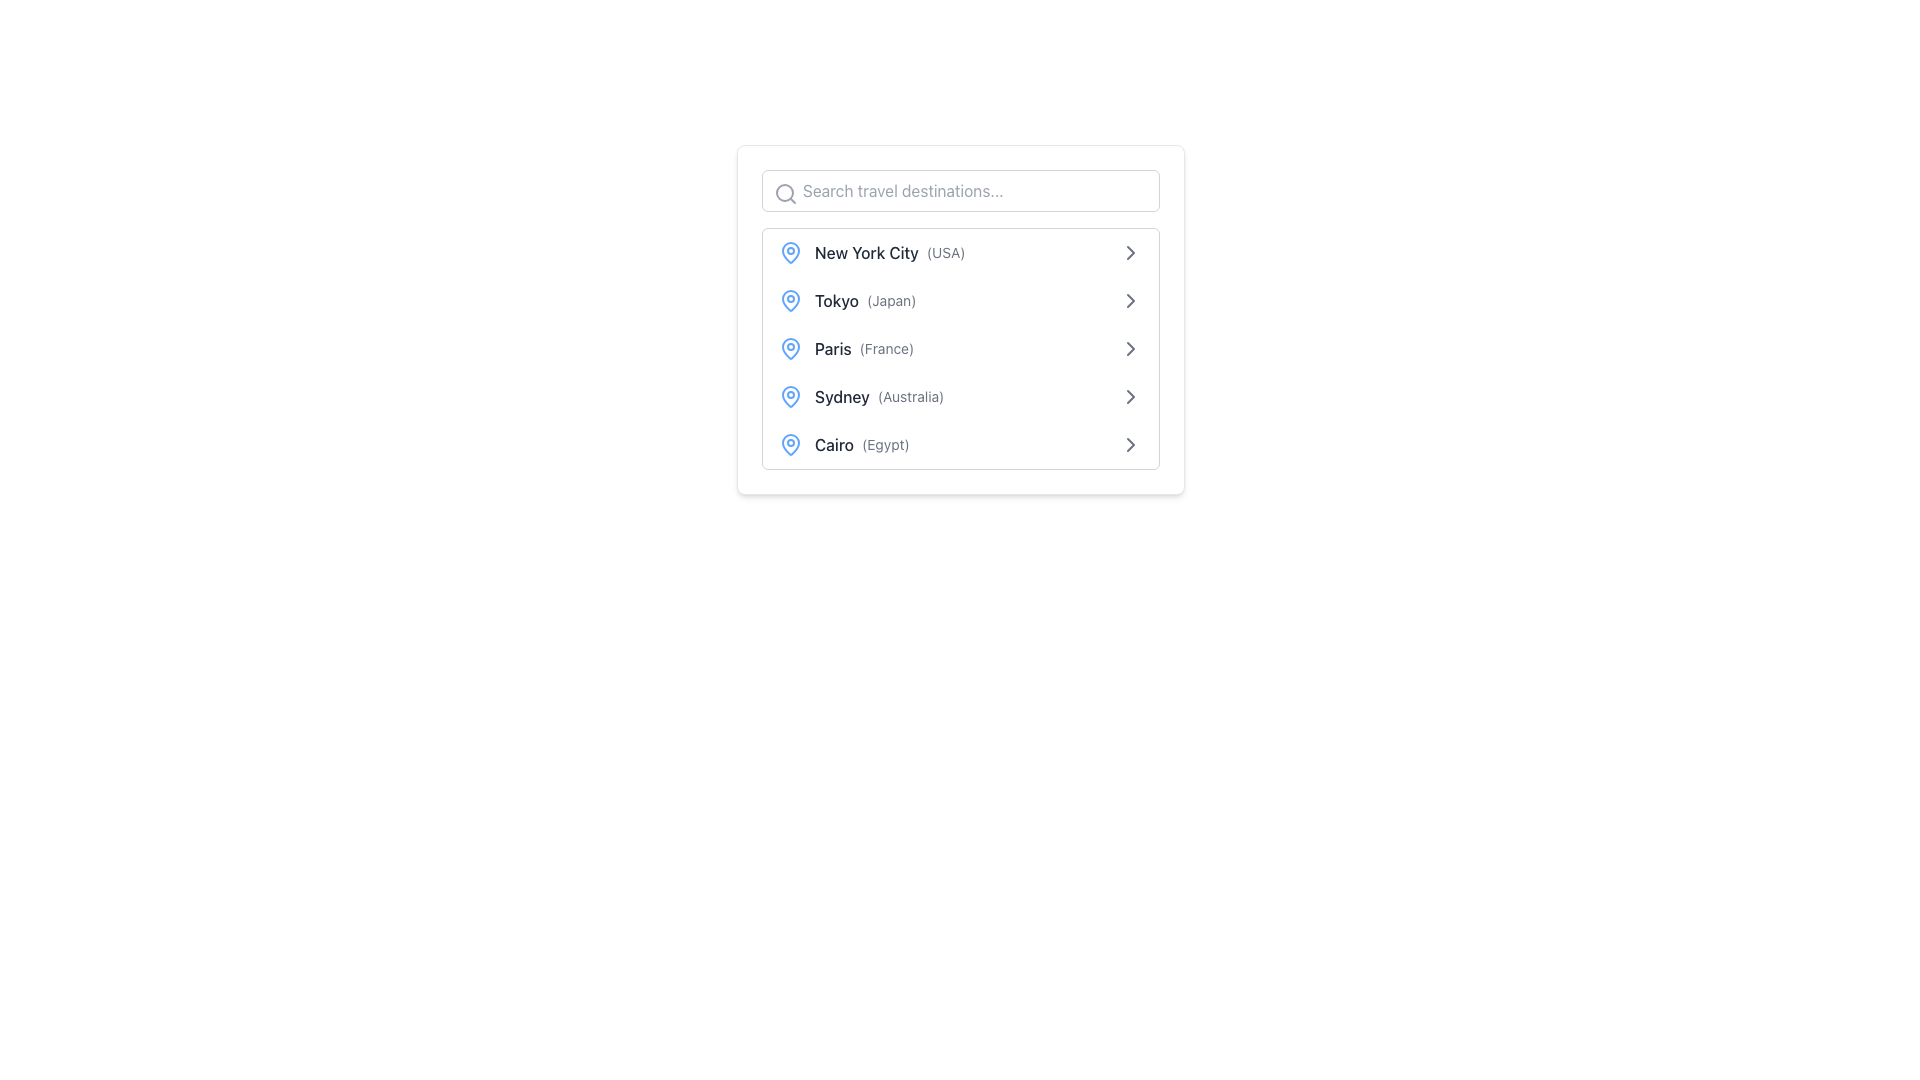 The height and width of the screenshot is (1080, 1920). What do you see at coordinates (785, 193) in the screenshot?
I see `the static search icon that signifies the search functionality, located to the far left of the search bar` at bounding box center [785, 193].